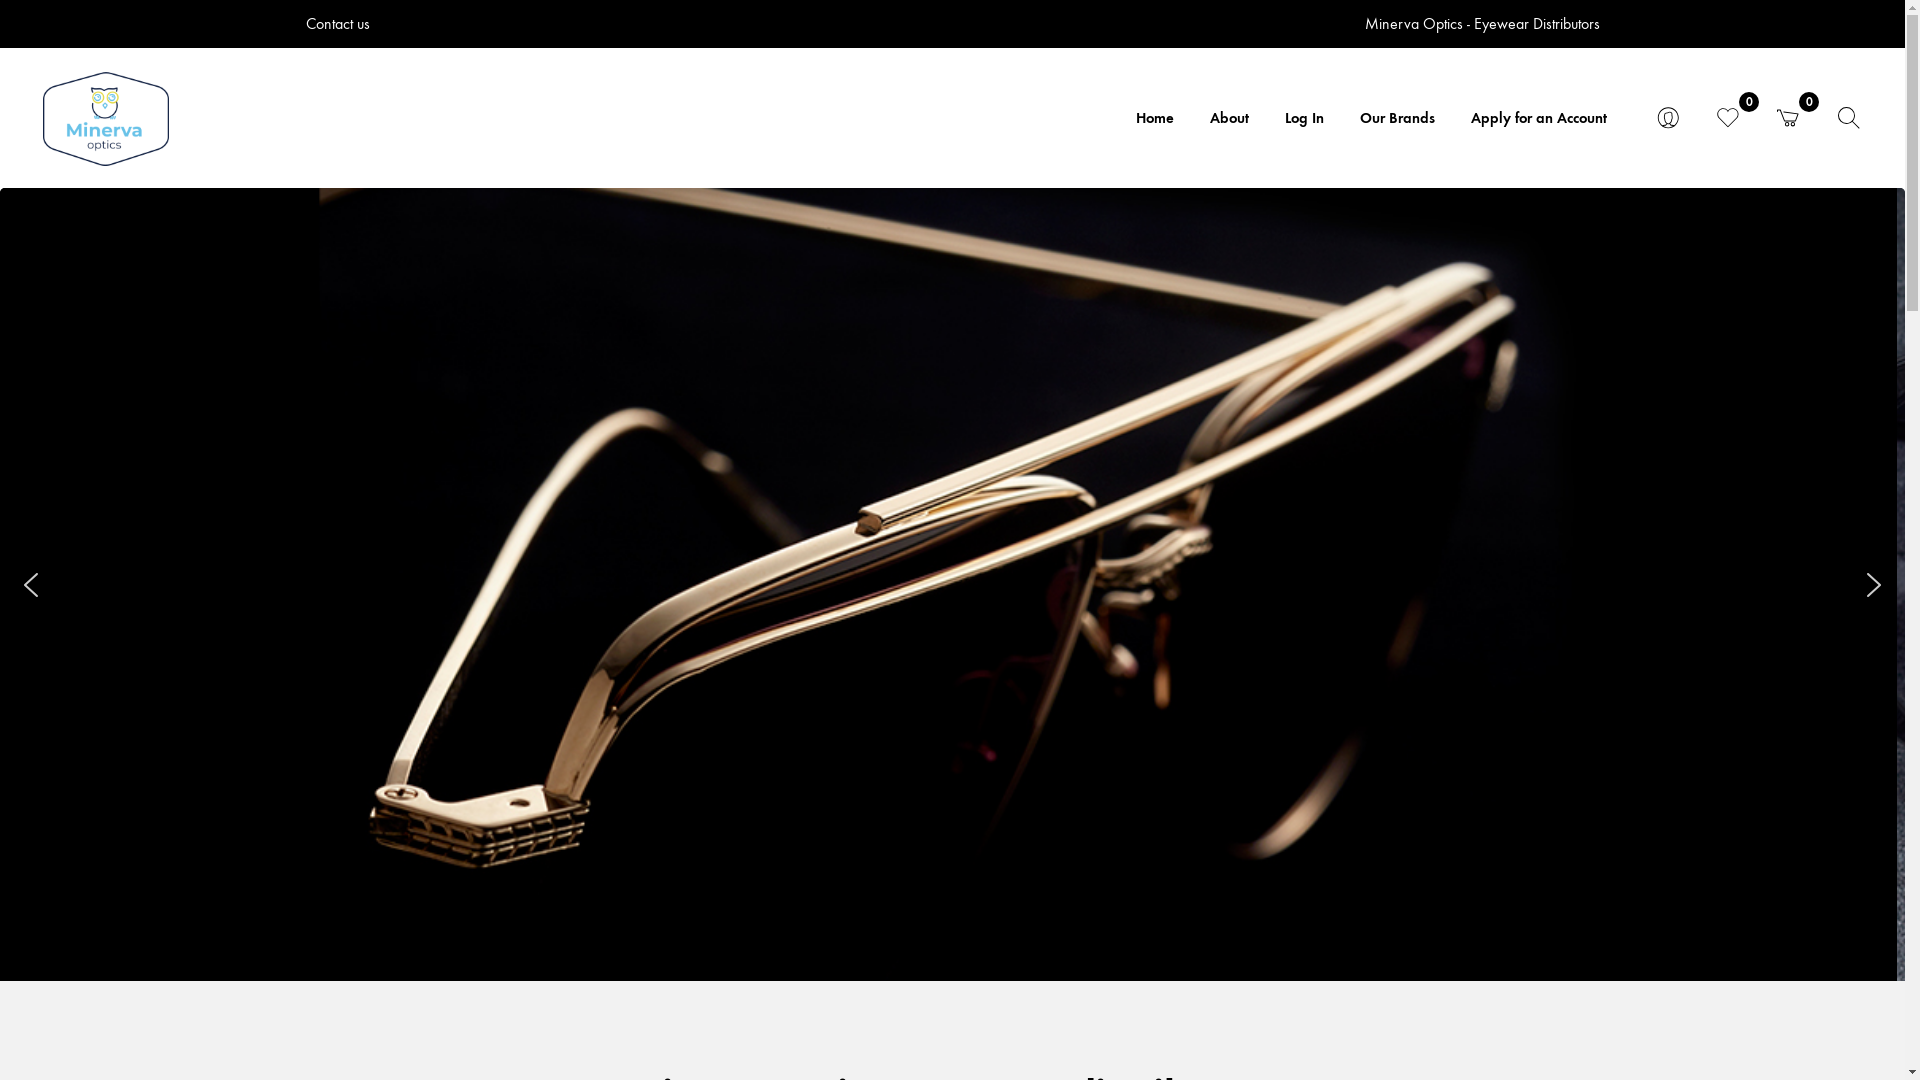 The width and height of the screenshot is (1920, 1080). What do you see at coordinates (1788, 119) in the screenshot?
I see `'0'` at bounding box center [1788, 119].